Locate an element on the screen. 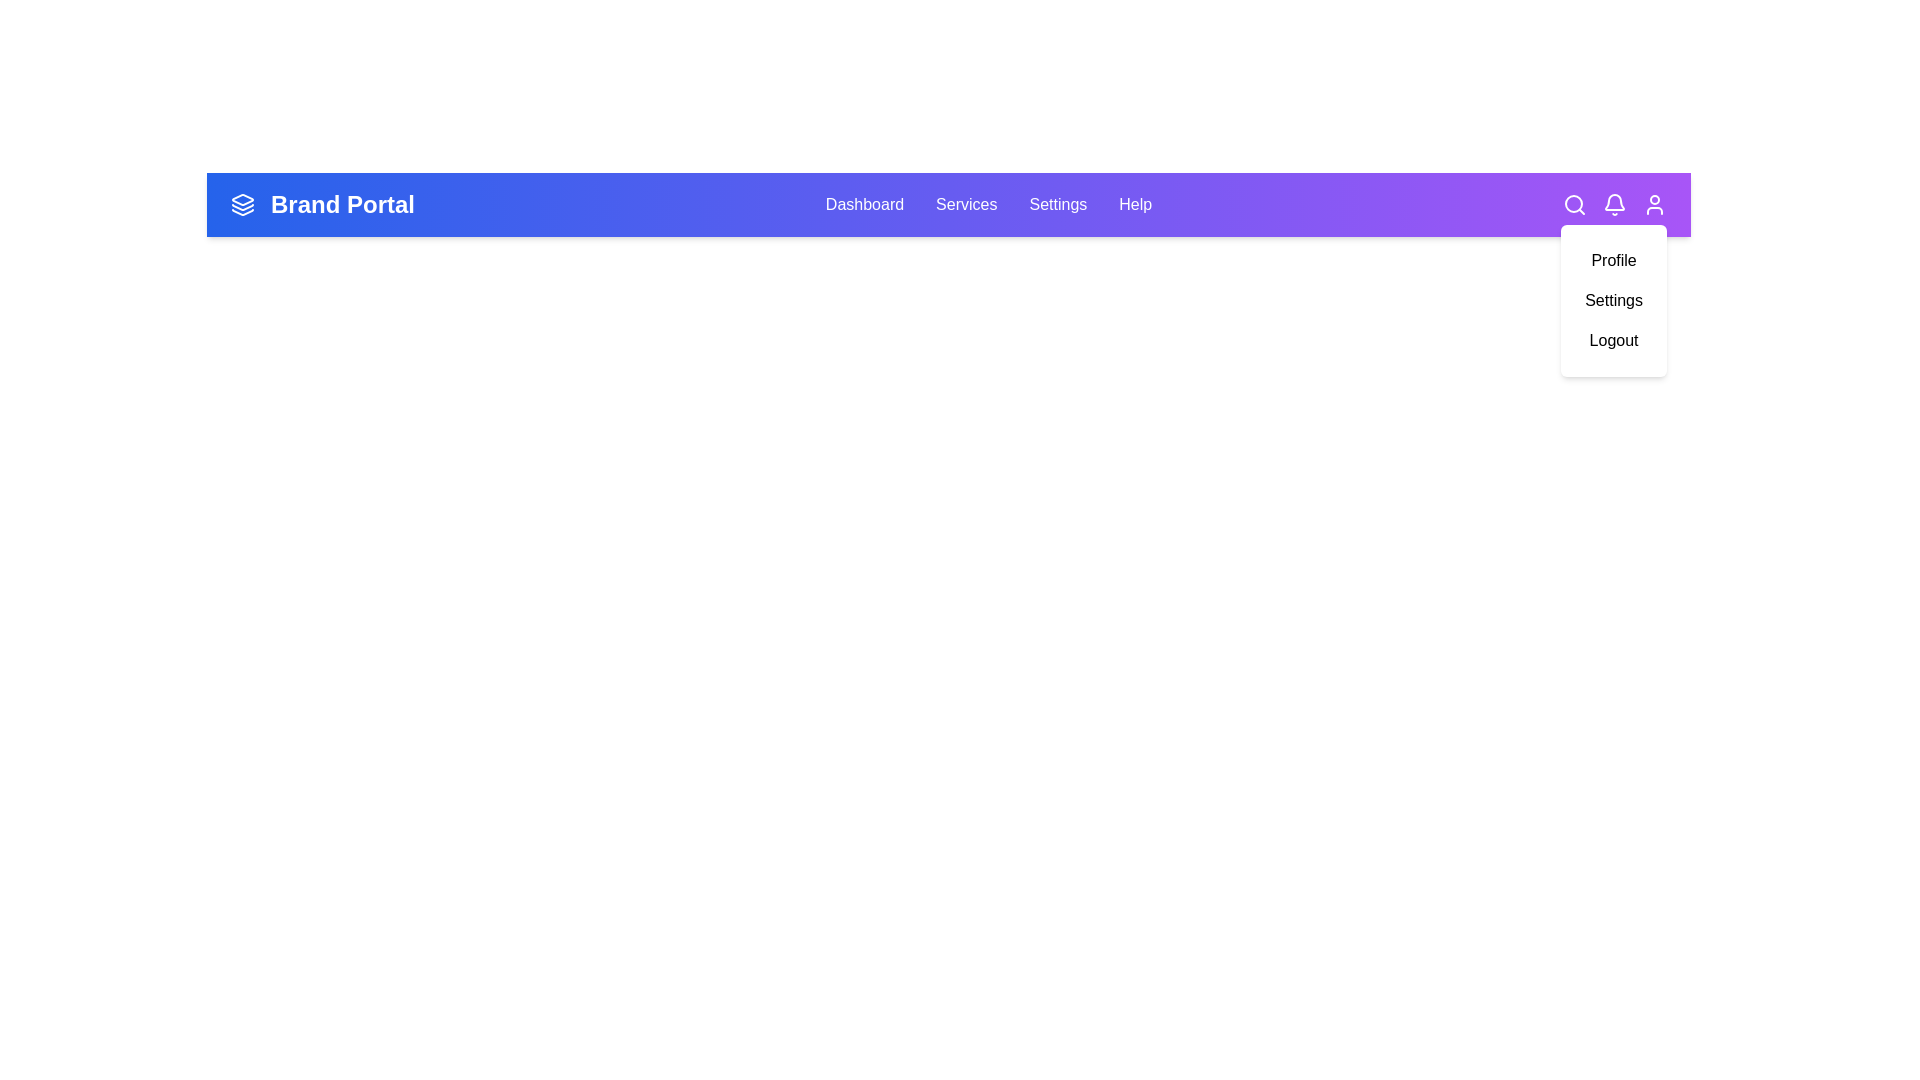  the layered icon with a white outline that is positioned left of the text 'Brand Portal' on the far-left side of the navigation bar is located at coordinates (242, 204).